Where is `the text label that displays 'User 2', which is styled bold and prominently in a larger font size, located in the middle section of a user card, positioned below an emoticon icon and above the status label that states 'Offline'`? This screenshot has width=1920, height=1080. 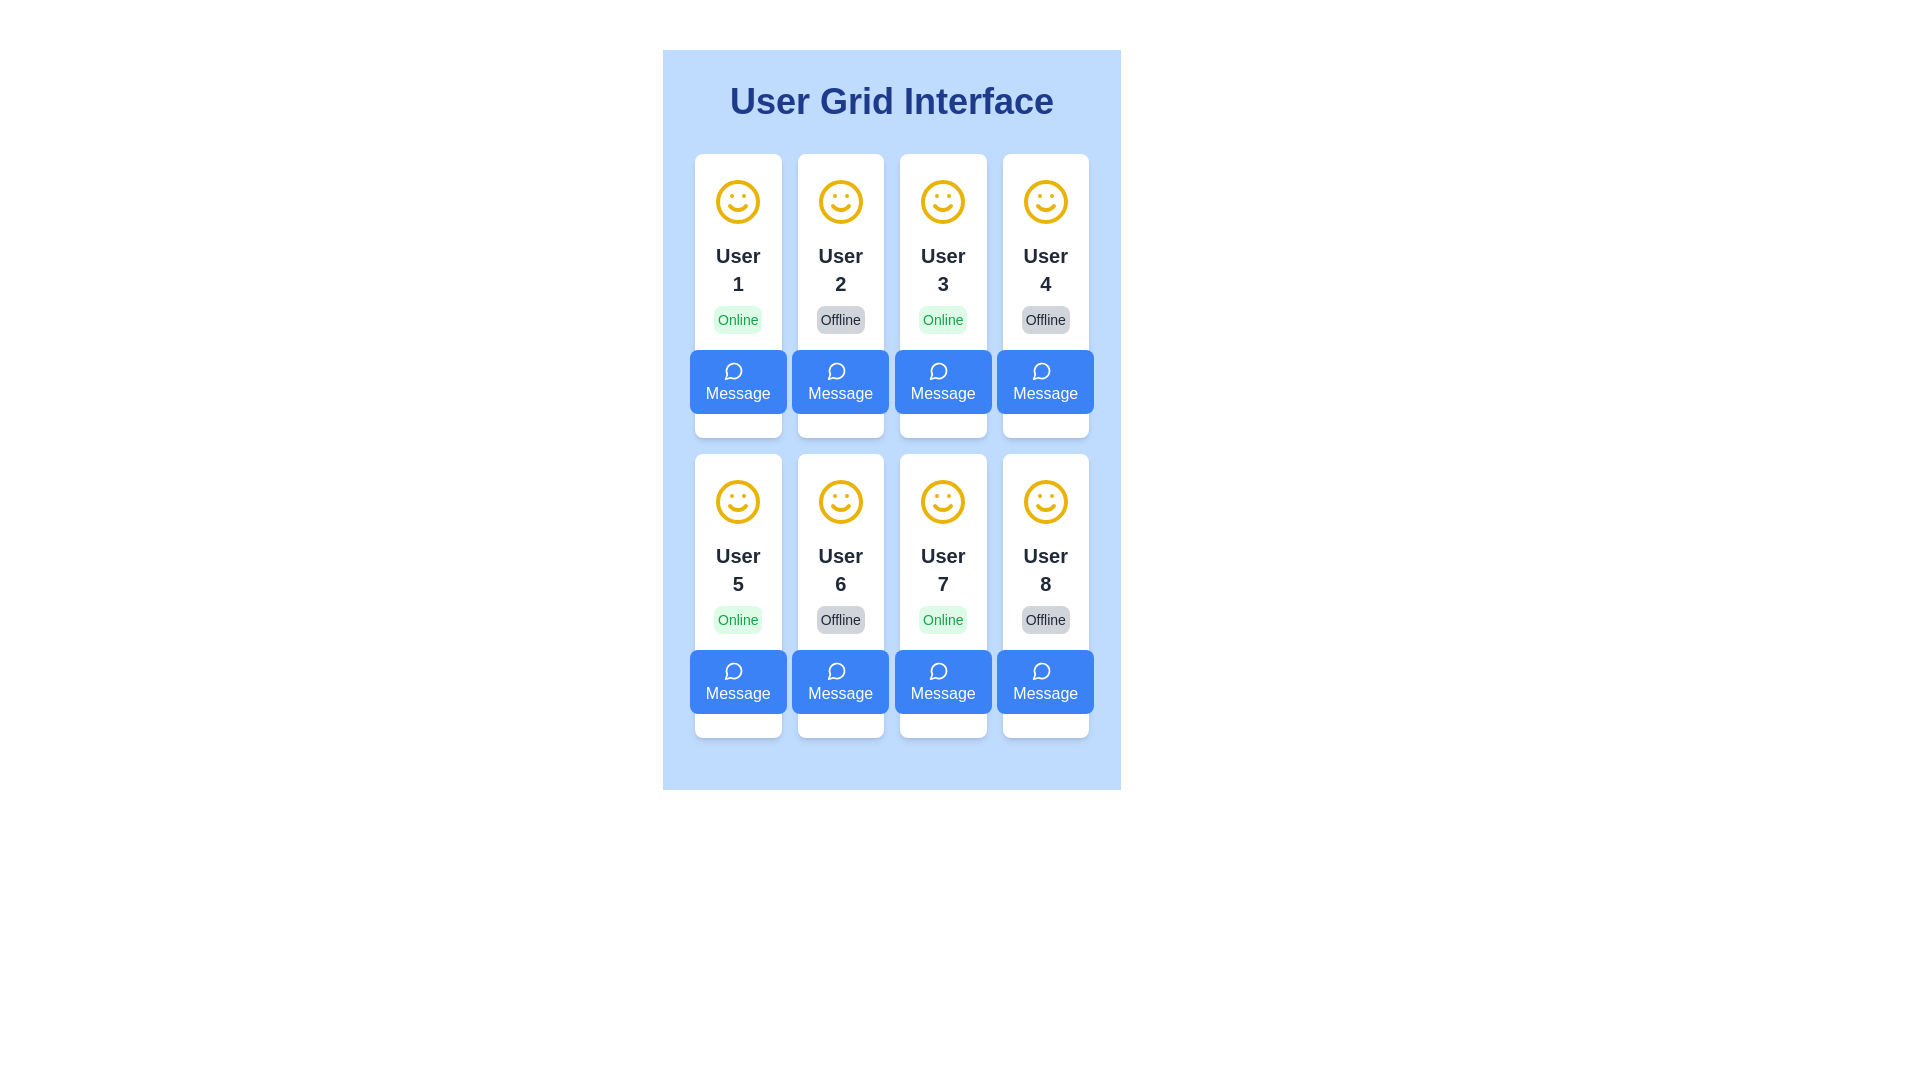 the text label that displays 'User 2', which is styled bold and prominently in a larger font size, located in the middle section of a user card, positioned below an emoticon icon and above the status label that states 'Offline' is located at coordinates (840, 270).